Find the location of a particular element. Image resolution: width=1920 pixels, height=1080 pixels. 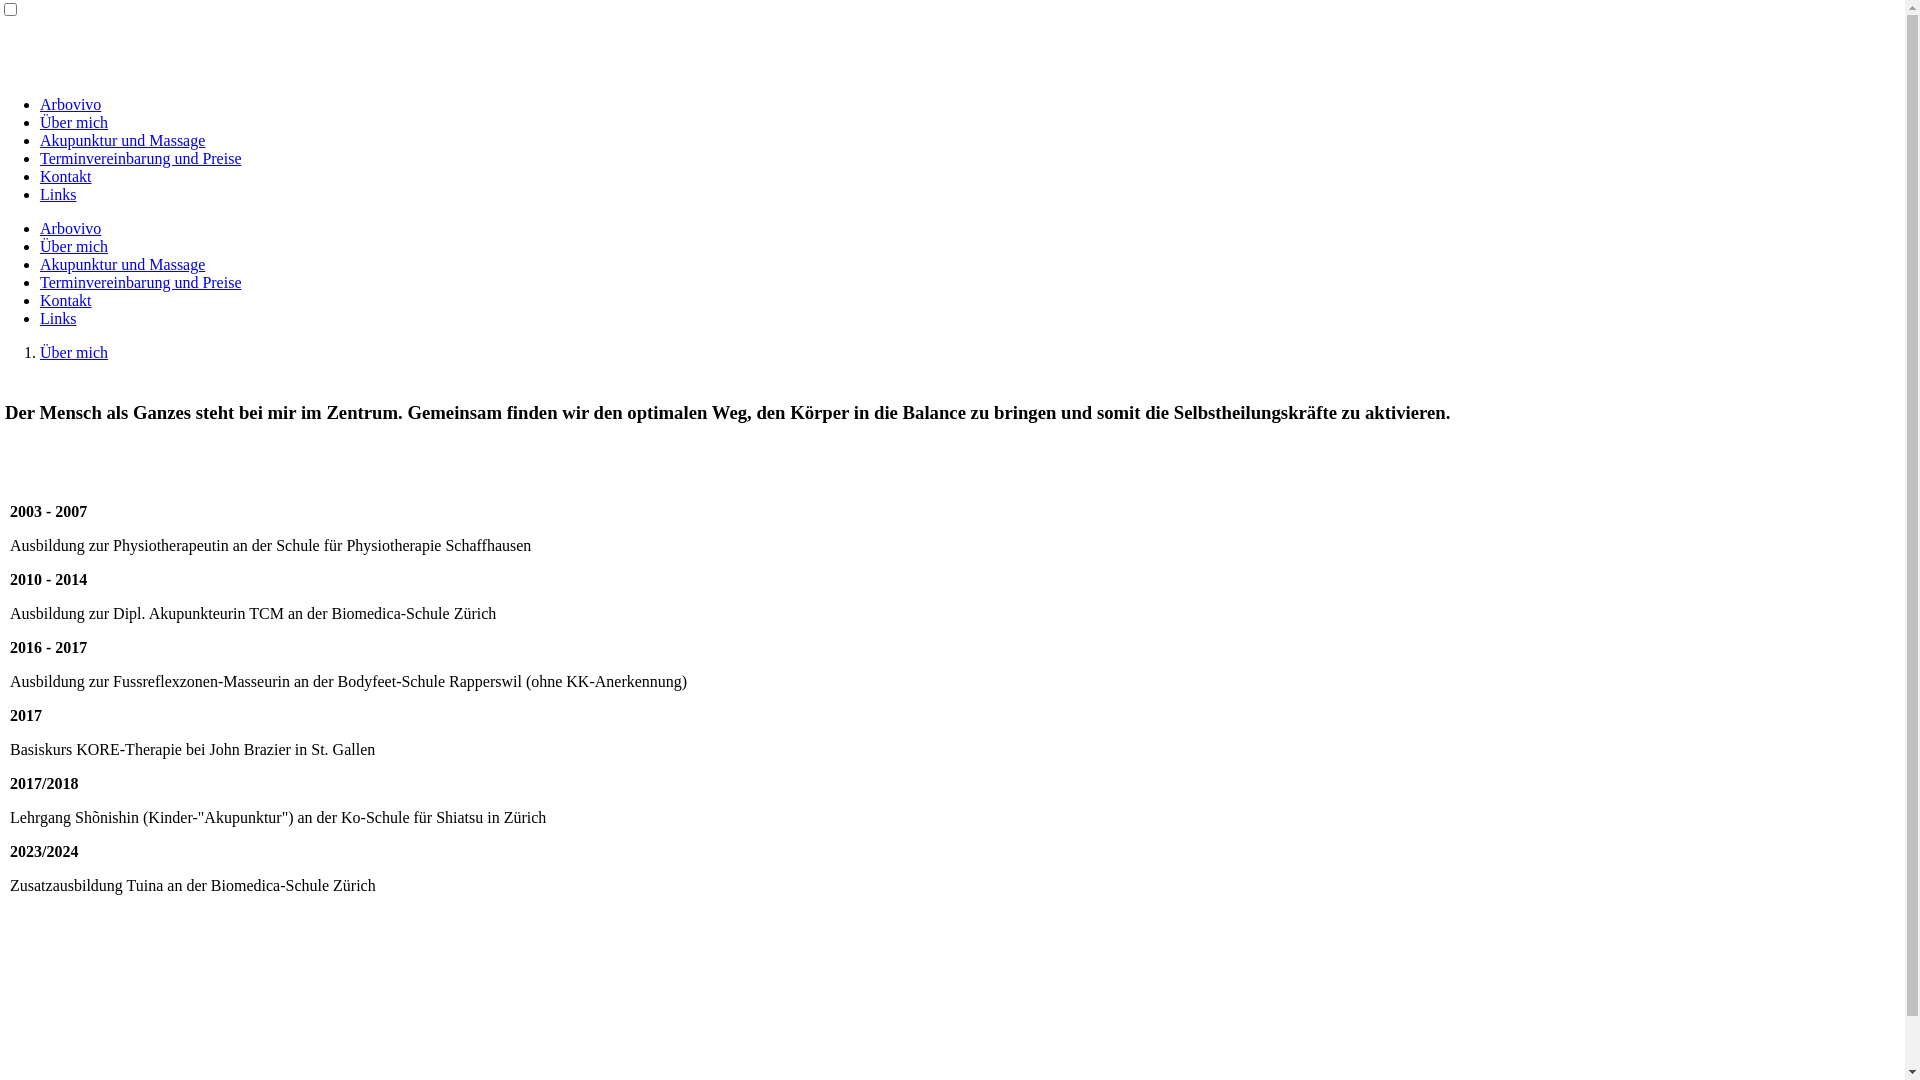

'Links' is located at coordinates (57, 317).